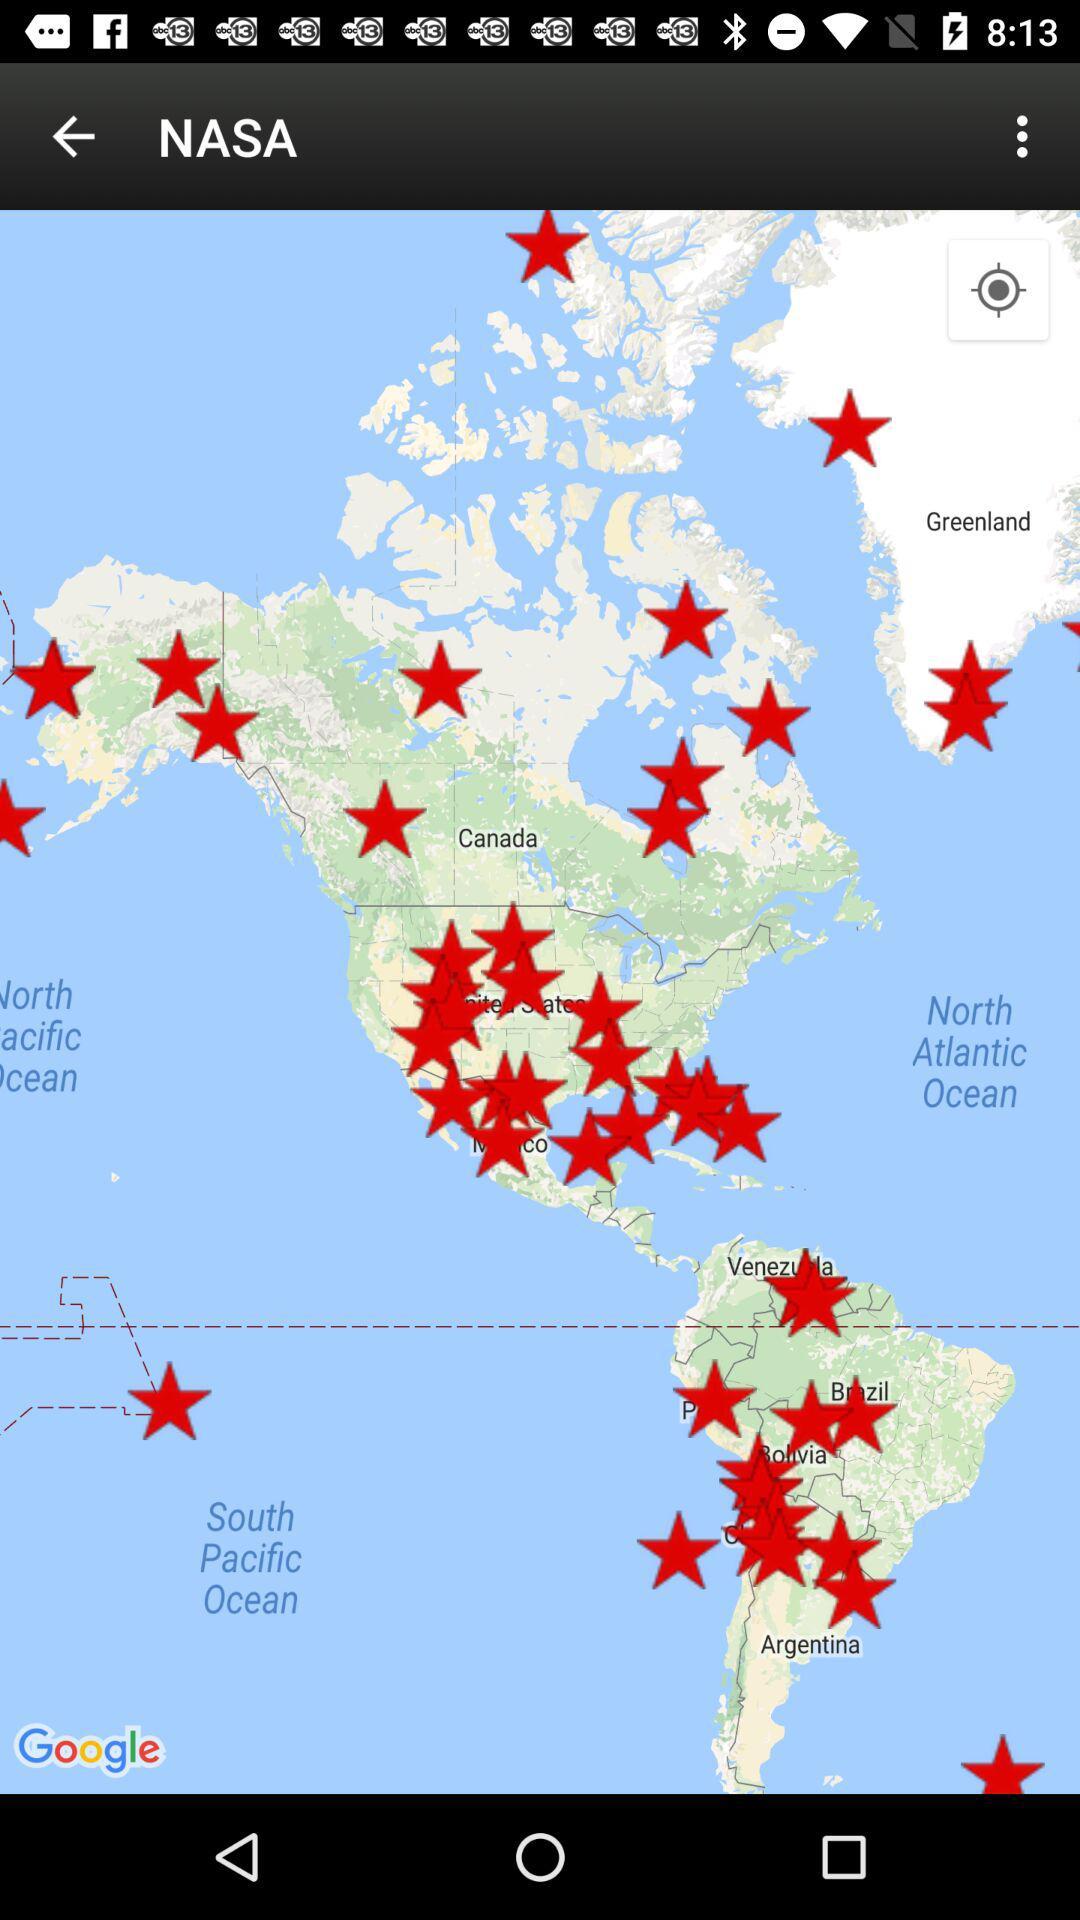 The image size is (1080, 1920). I want to click on the item at the center, so click(540, 1002).